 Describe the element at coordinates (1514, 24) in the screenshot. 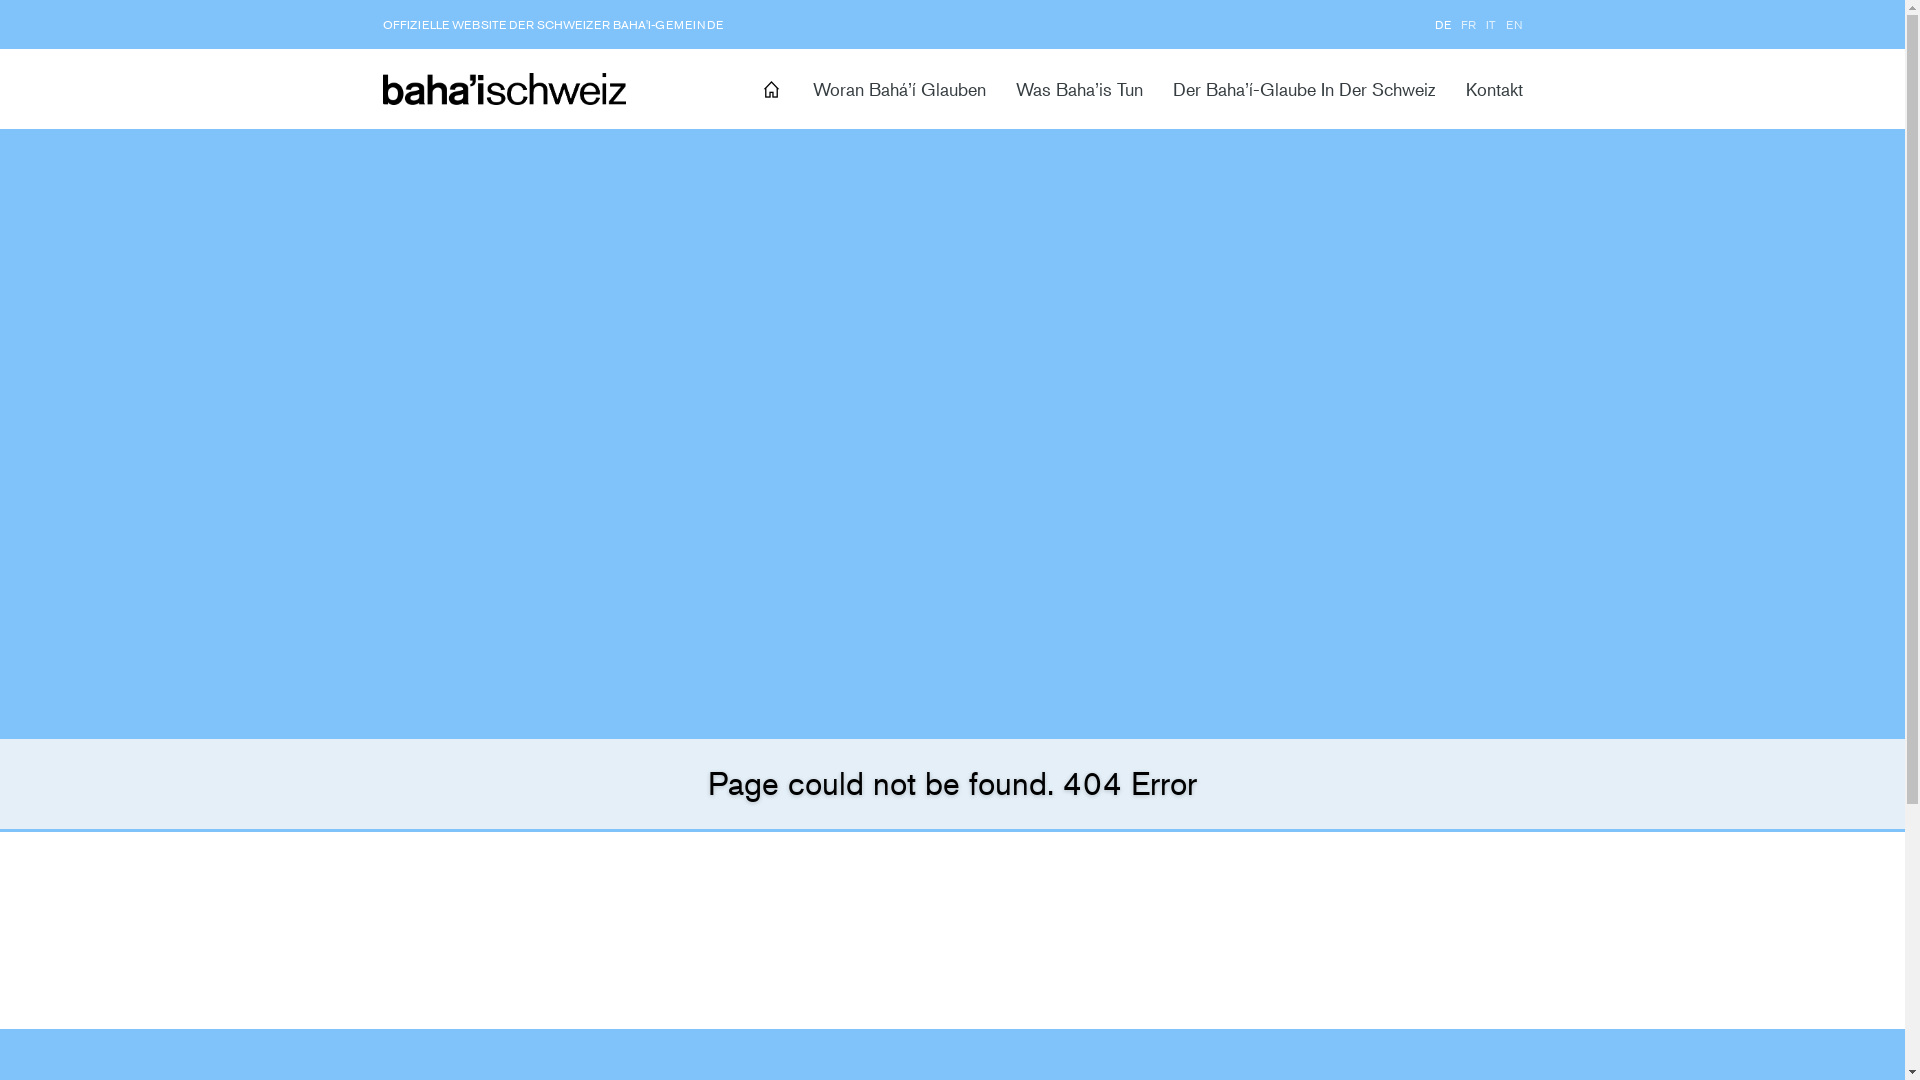

I see `'EN'` at that location.